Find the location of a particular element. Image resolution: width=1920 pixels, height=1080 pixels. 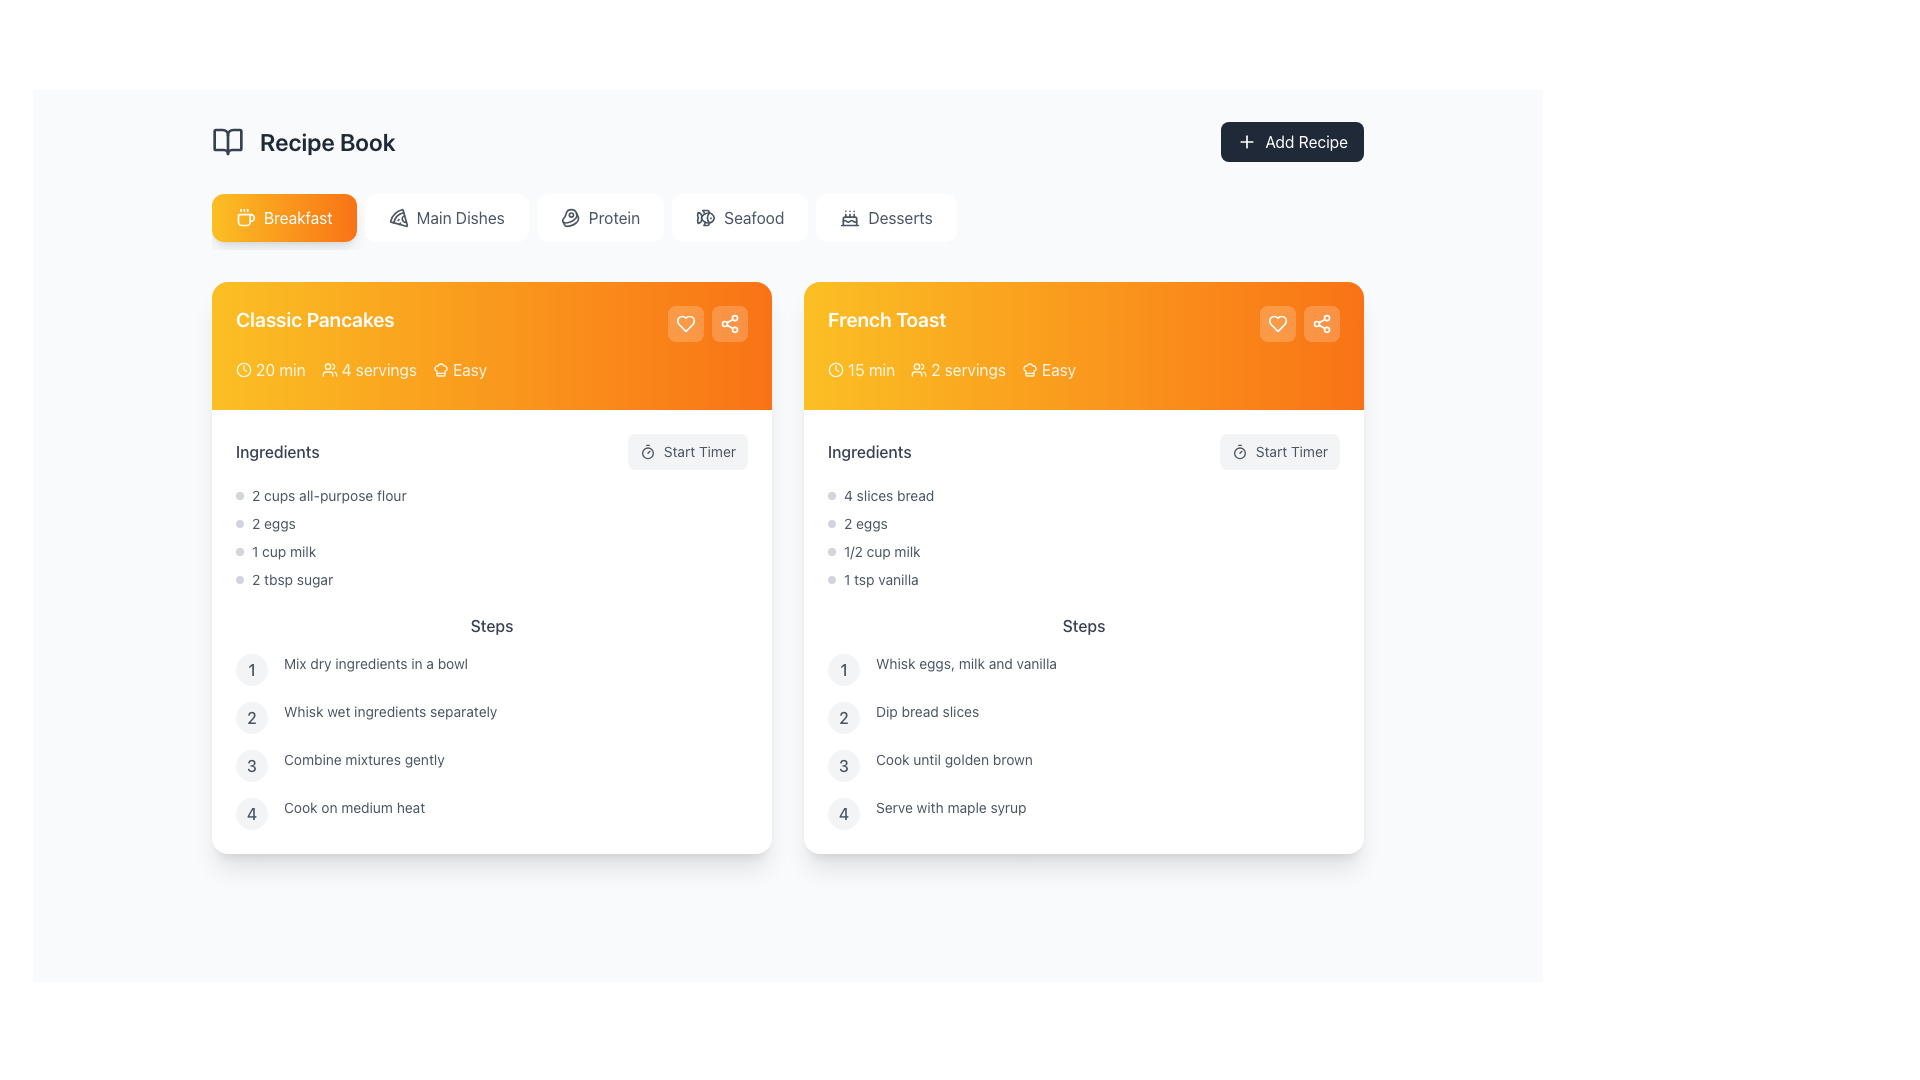

the circular number icon with a light gray background and dark gray text showing the number '1', which is the first item in the 'Steps' section of the 'French Toast' card is located at coordinates (844, 670).